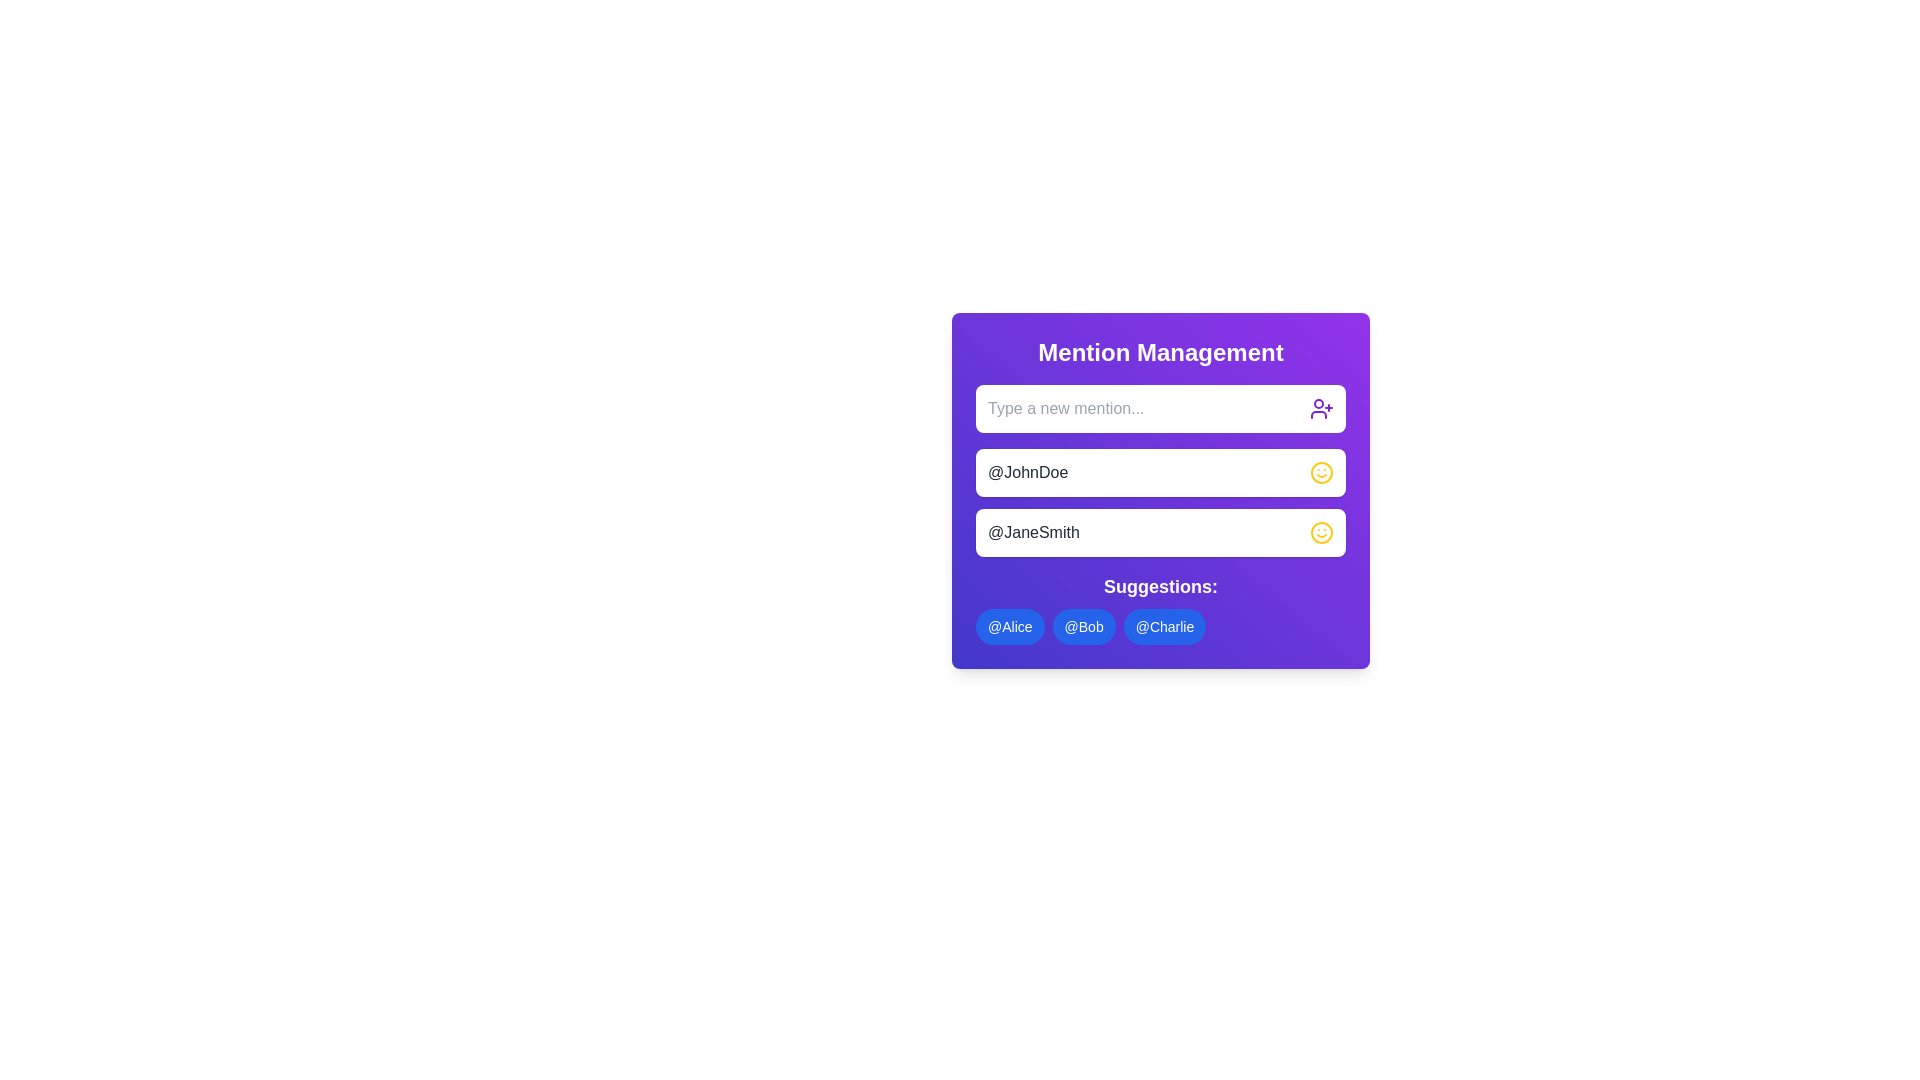  I want to click on the user silhouette icon with a plus sign located at the top-right corner of the 'Type a new mention...' input field, so click(1321, 407).